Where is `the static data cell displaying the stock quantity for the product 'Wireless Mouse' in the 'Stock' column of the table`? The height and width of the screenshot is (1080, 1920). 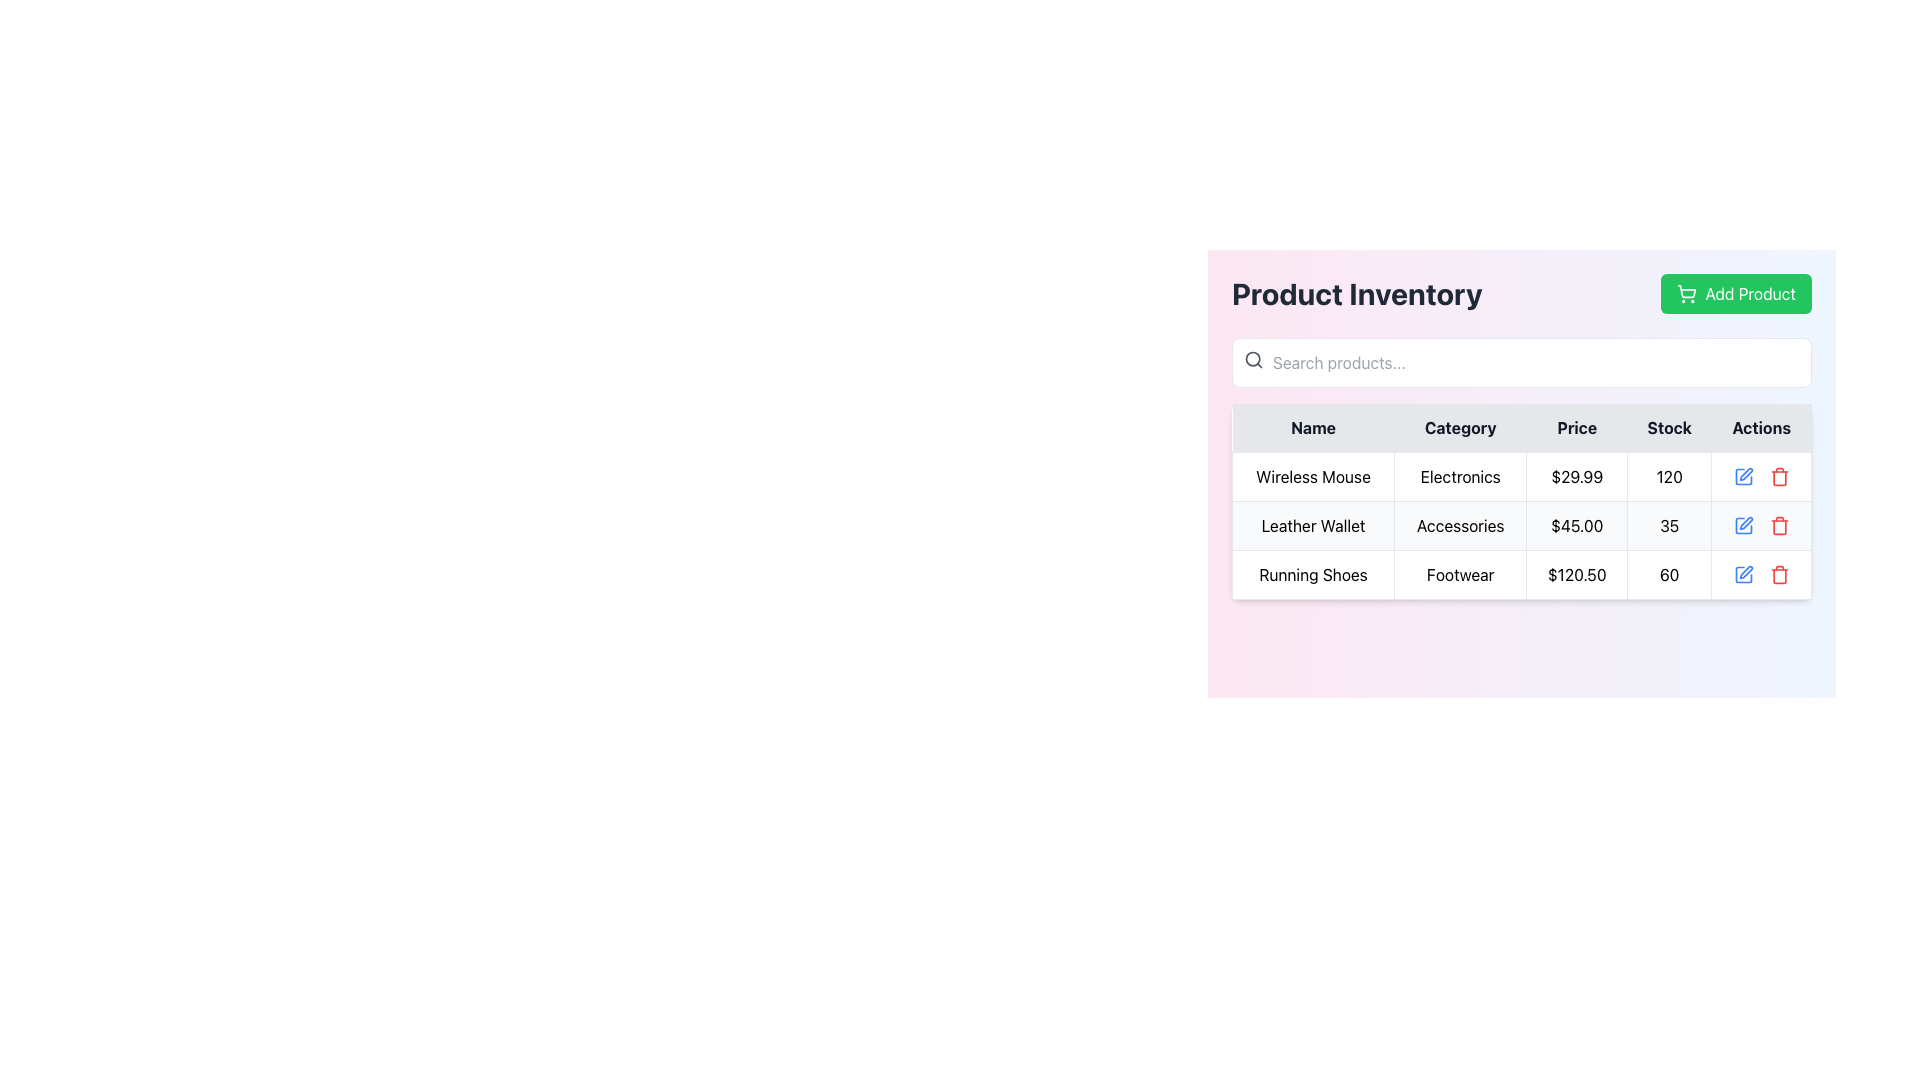
the static data cell displaying the stock quantity for the product 'Wireless Mouse' in the 'Stock' column of the table is located at coordinates (1669, 477).